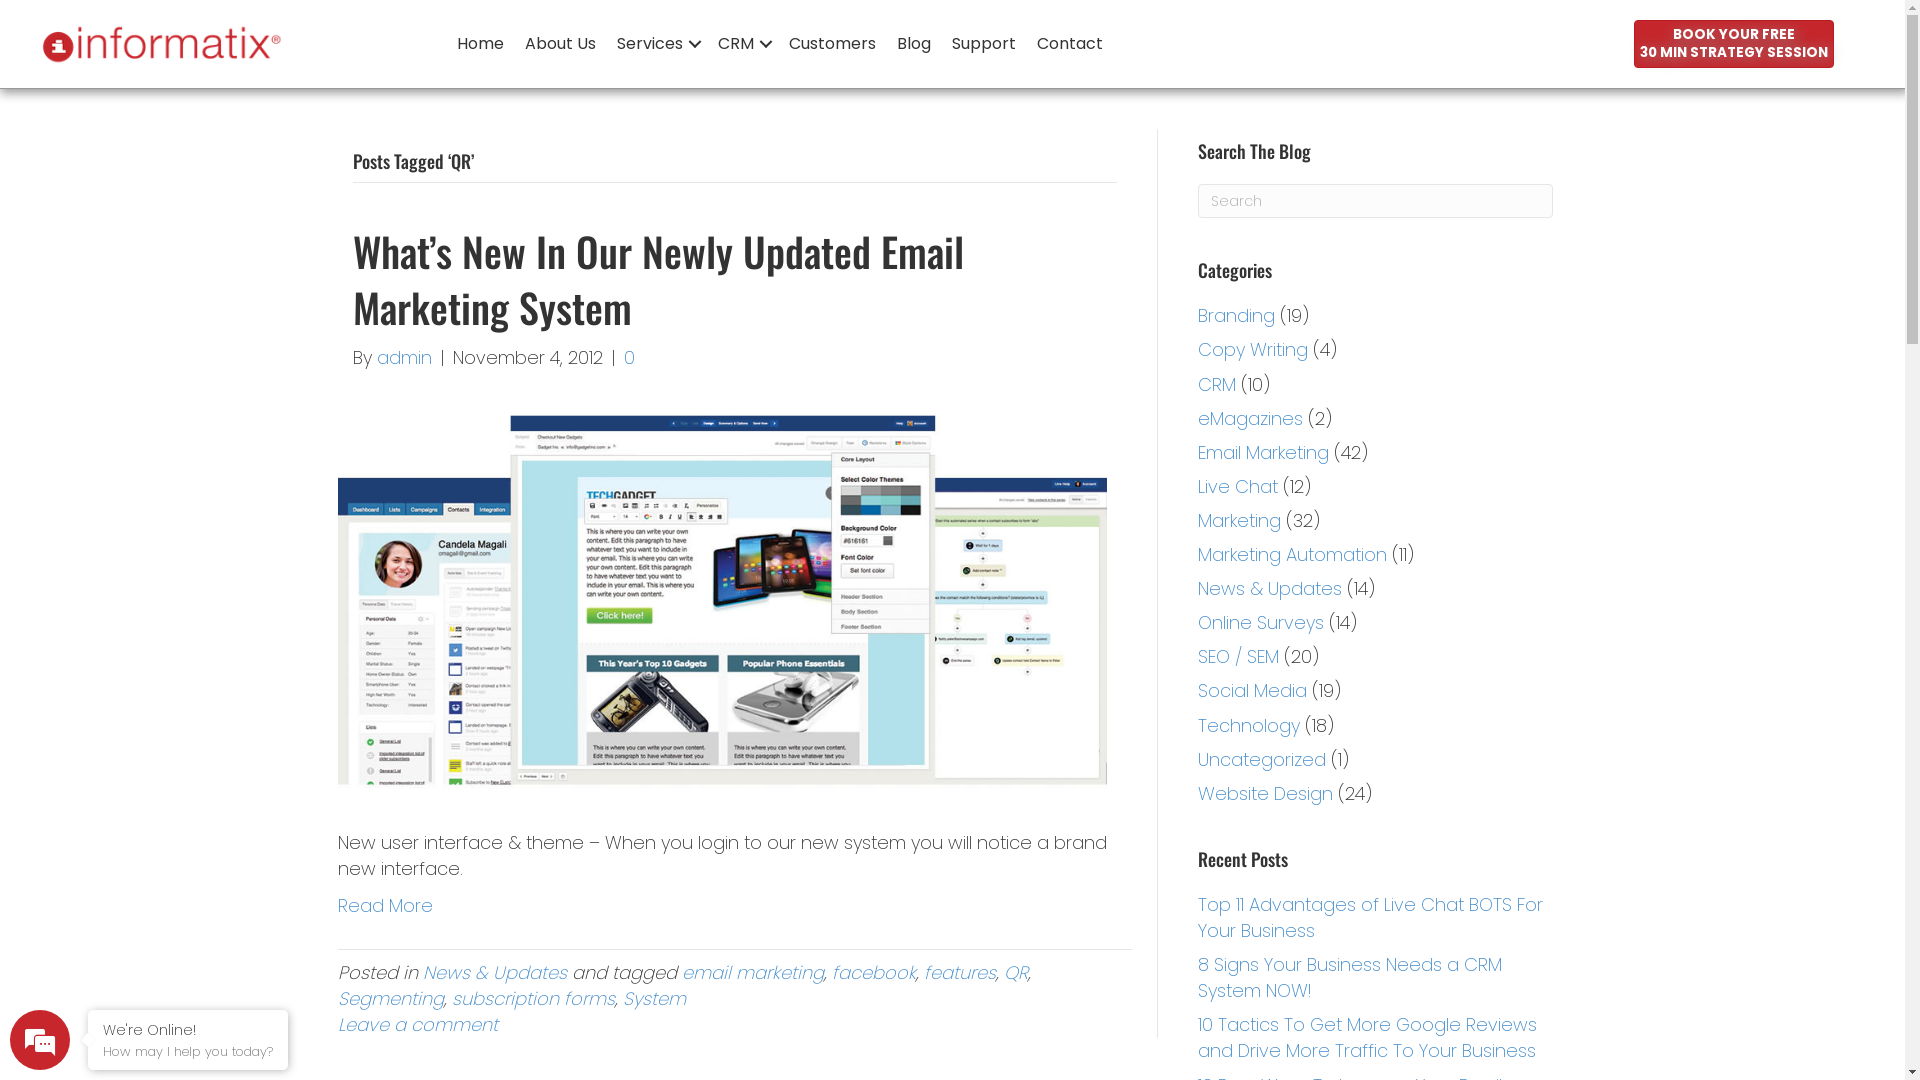 The image size is (1920, 1080). I want to click on 'Marketing', so click(1238, 519).